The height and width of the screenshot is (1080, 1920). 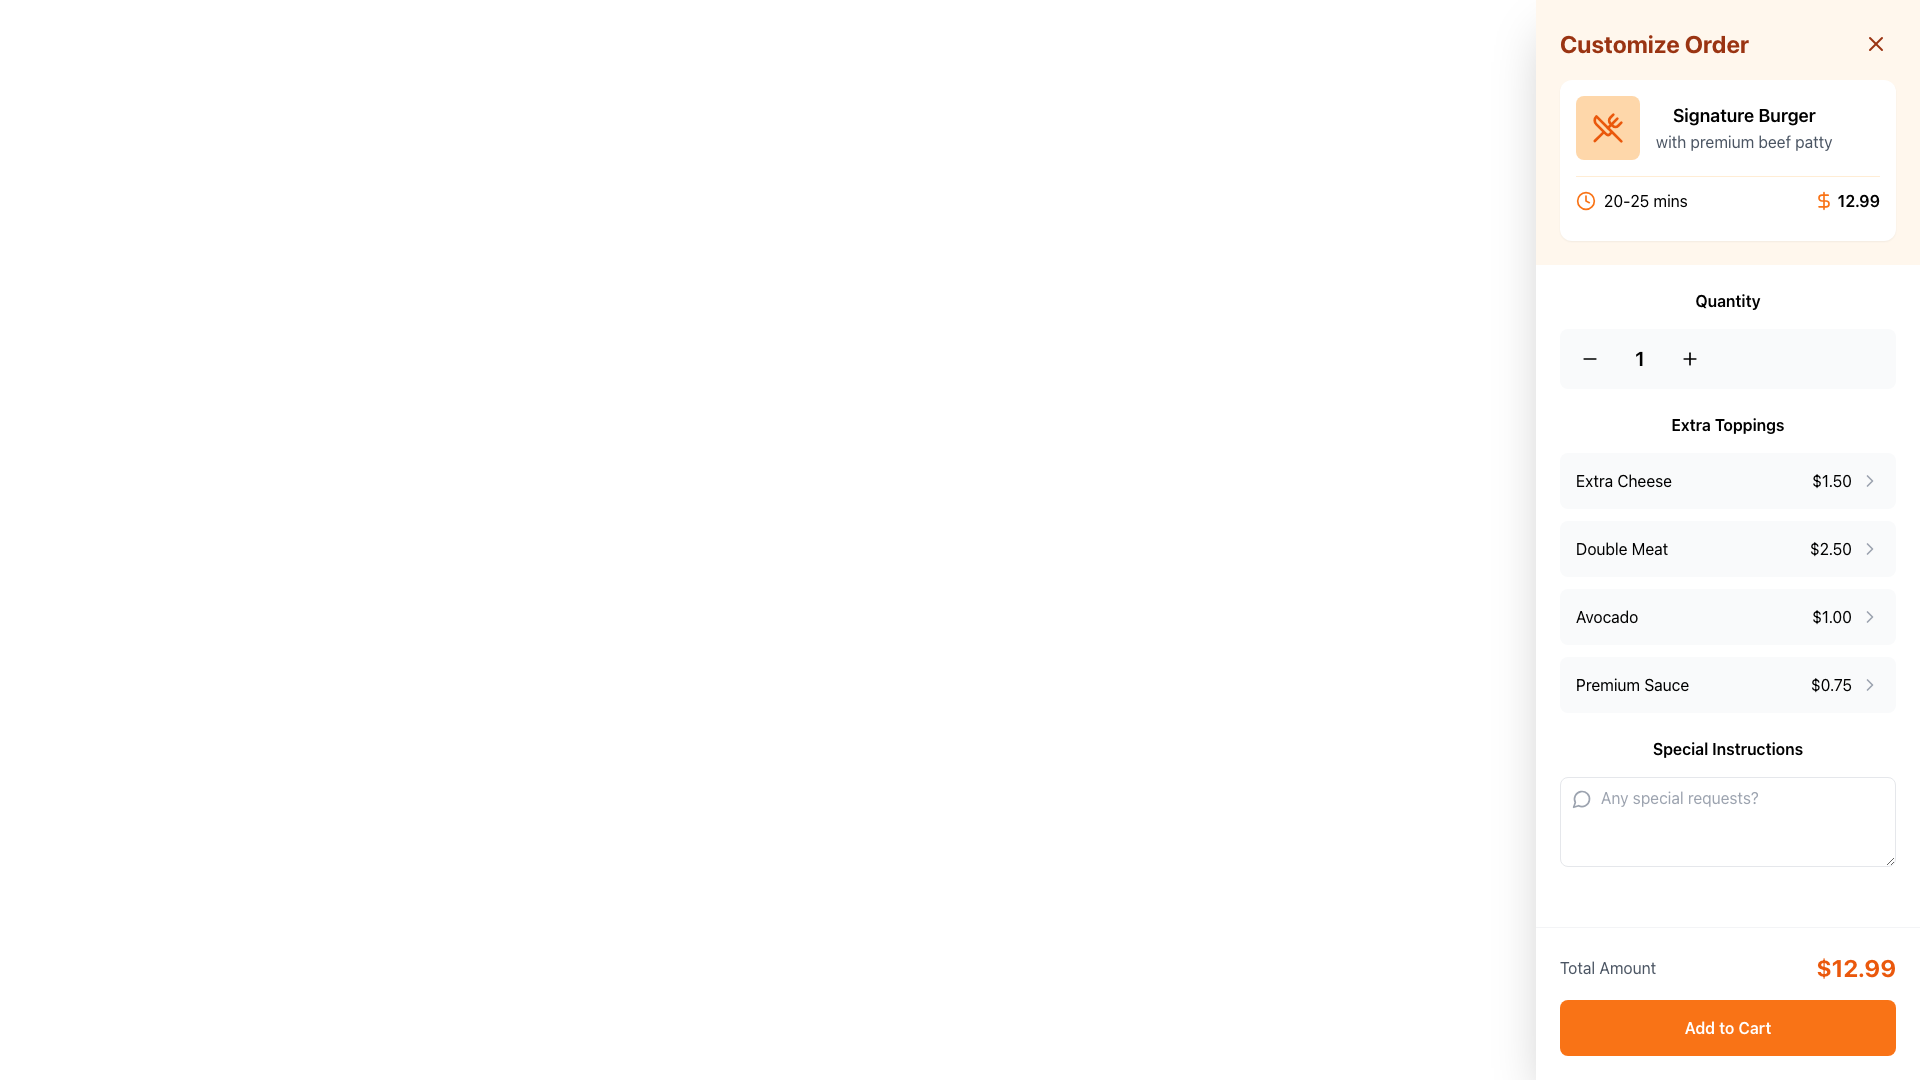 I want to click on the price label indicating the cost of the 'Extra Cheese' topping, which is positioned in the right-hand column of the 'Extra Toppings' section, aligned to the right of the 'Extra Cheese' label, so click(x=1832, y=481).